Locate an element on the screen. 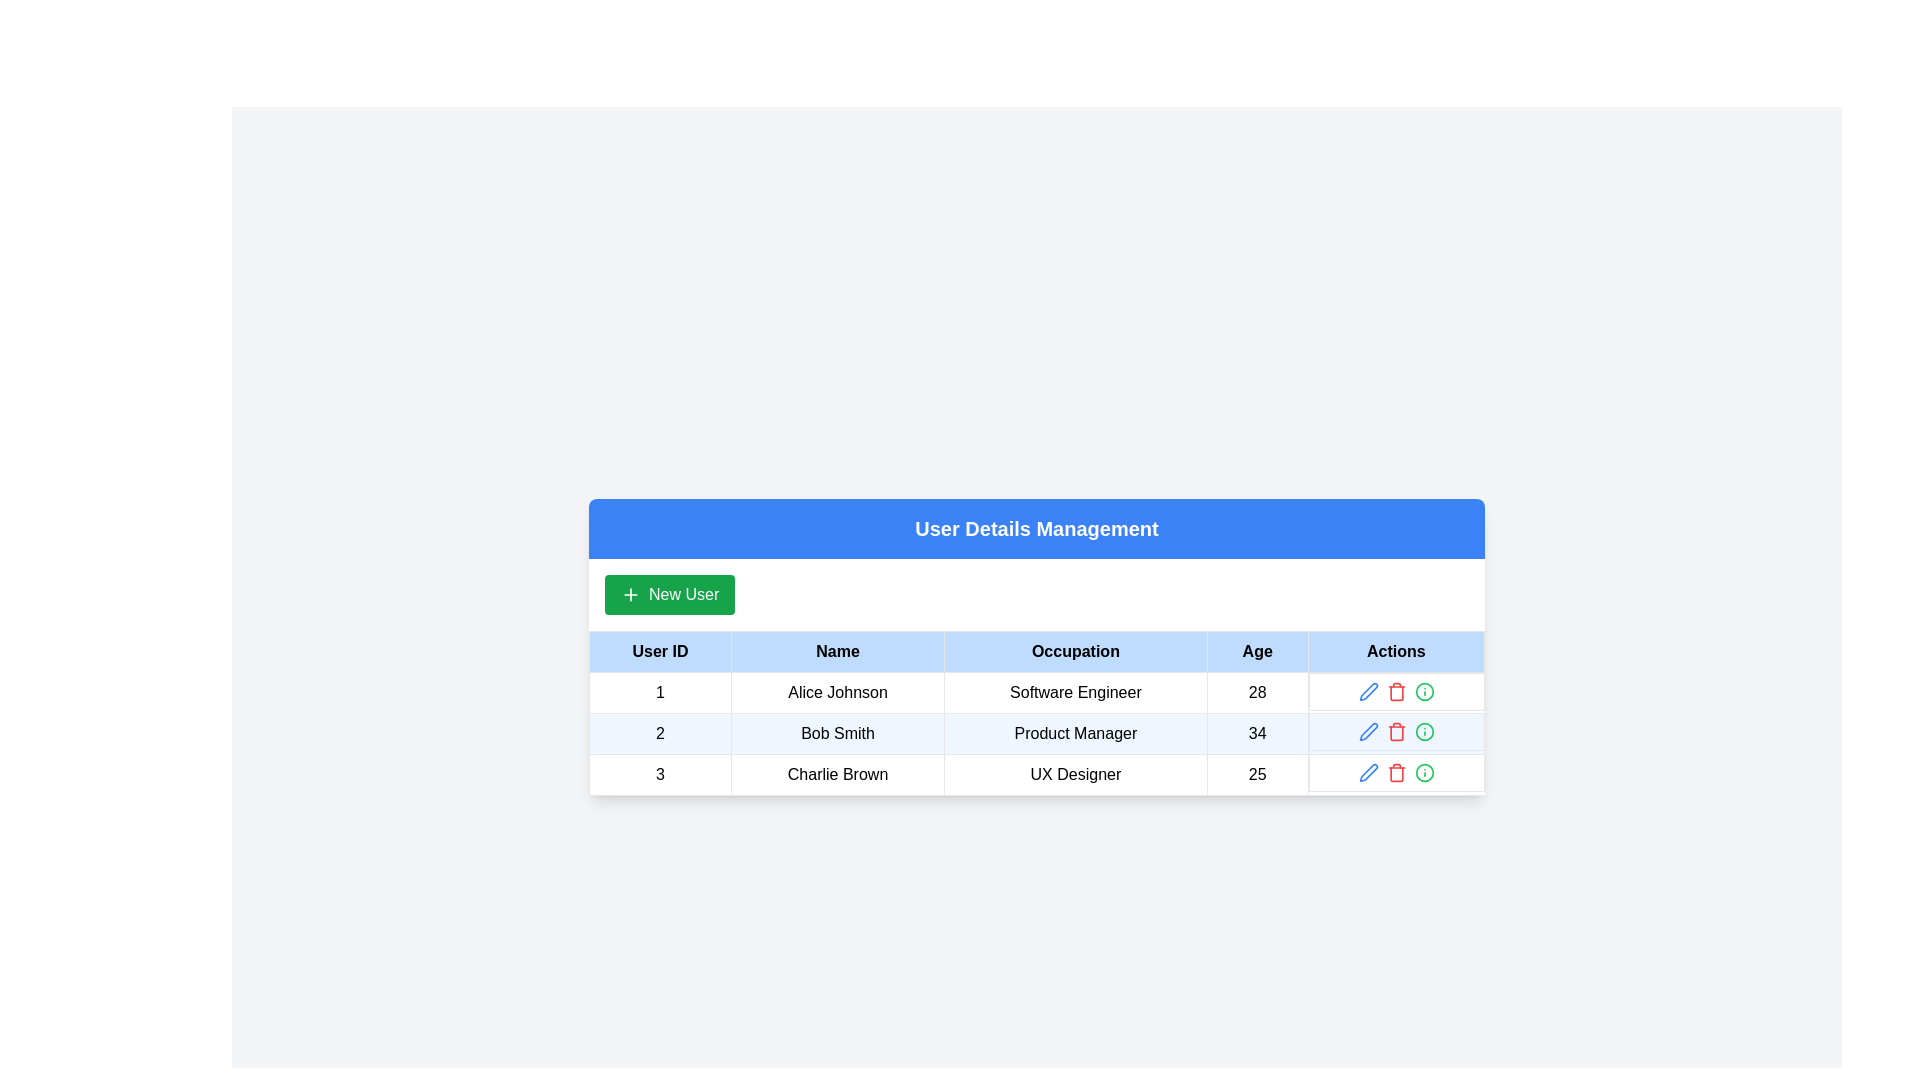 The width and height of the screenshot is (1920, 1080). the text label 'UX Designer' located in the third row of the 'Occupation' column in the 'User Details Management' table is located at coordinates (1074, 773).